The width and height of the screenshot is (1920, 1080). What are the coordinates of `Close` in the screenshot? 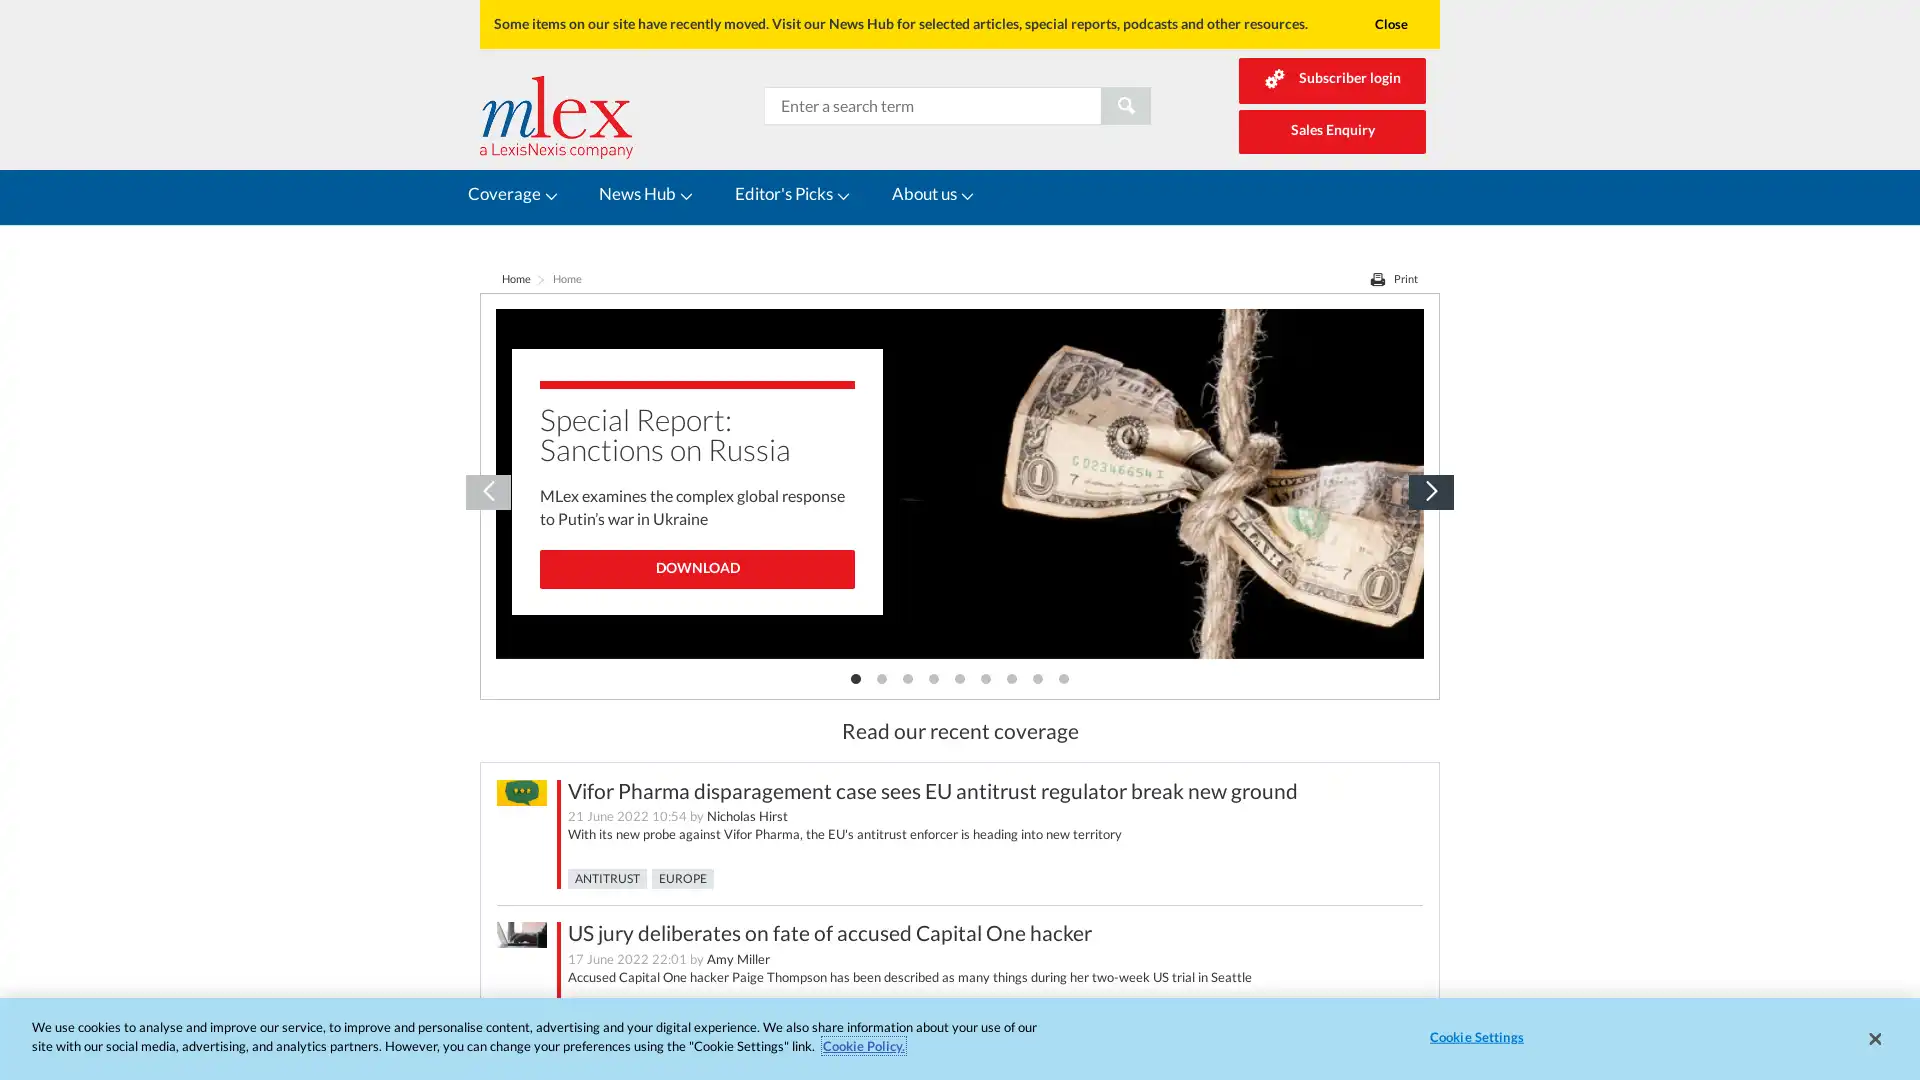 It's located at (1873, 1036).